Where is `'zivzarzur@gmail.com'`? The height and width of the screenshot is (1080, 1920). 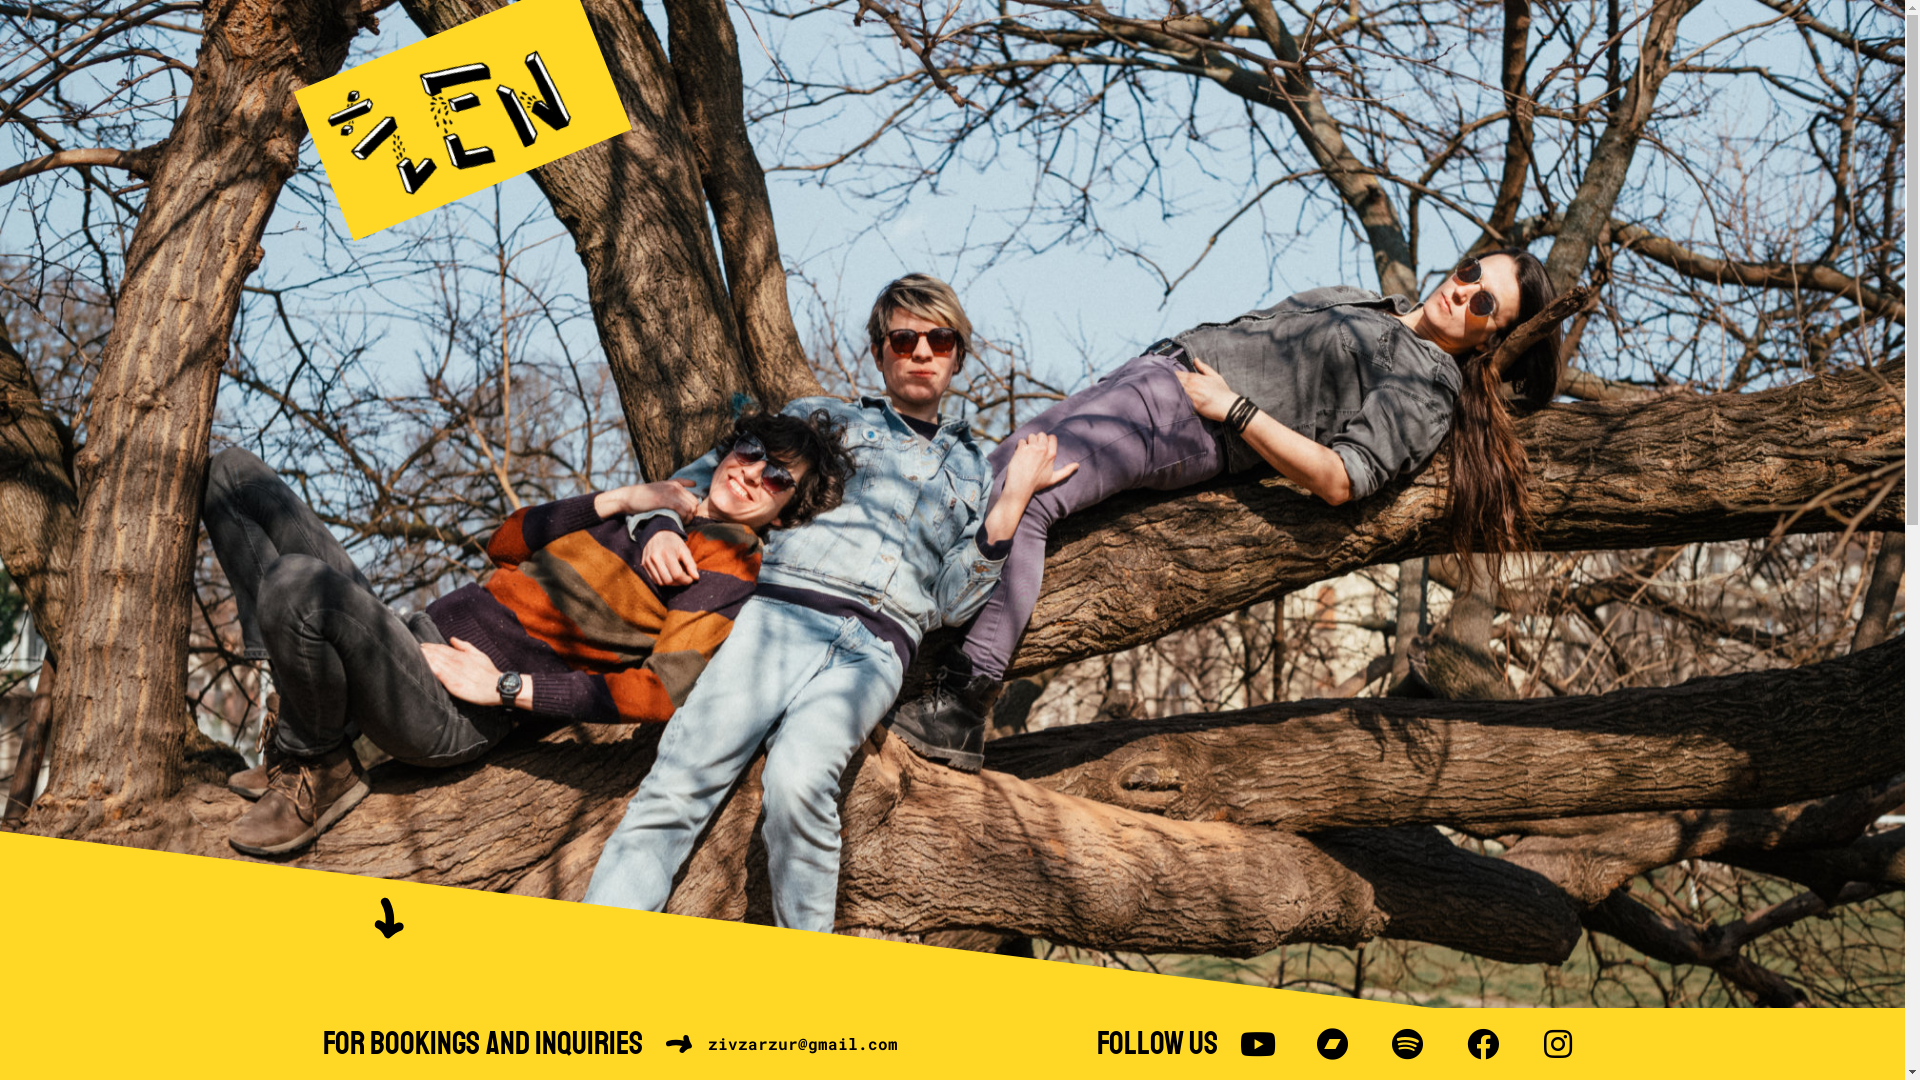
'zivzarzur@gmail.com' is located at coordinates (778, 1043).